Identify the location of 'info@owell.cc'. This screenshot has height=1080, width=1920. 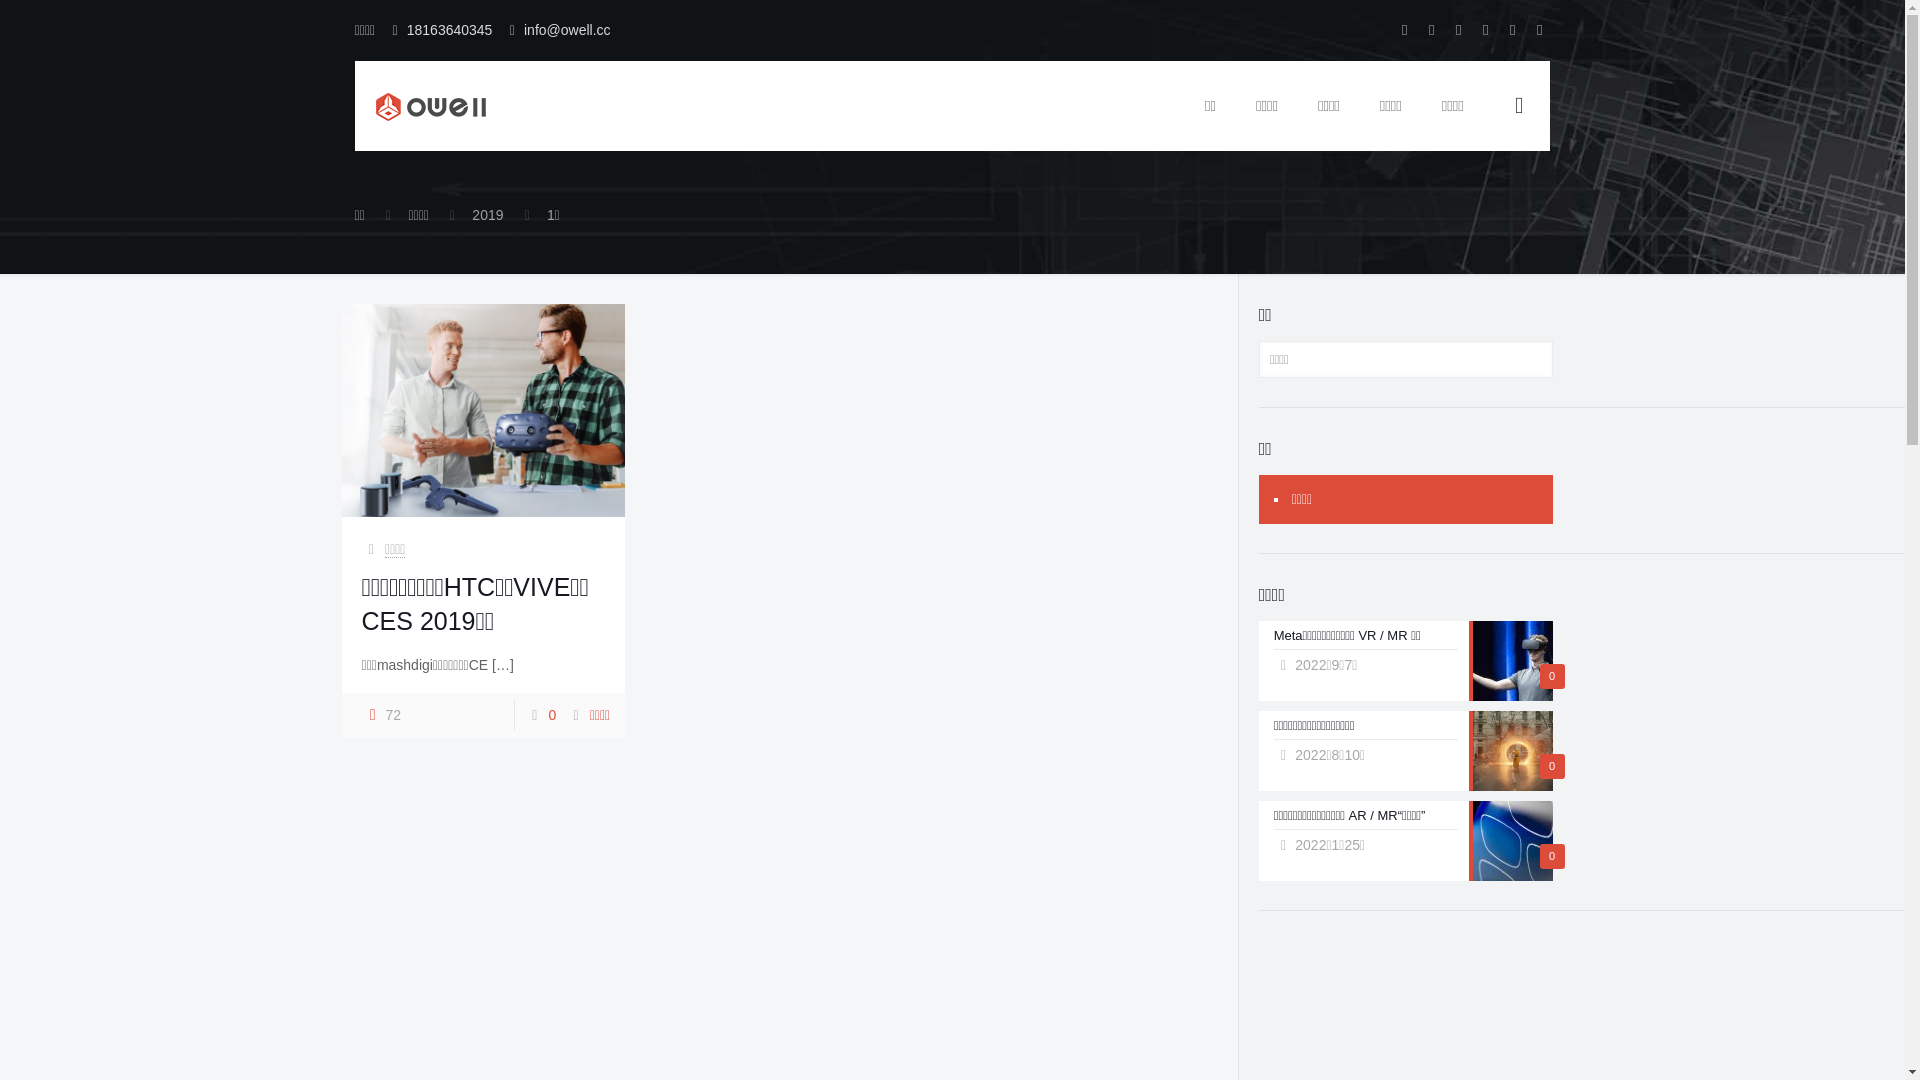
(523, 30).